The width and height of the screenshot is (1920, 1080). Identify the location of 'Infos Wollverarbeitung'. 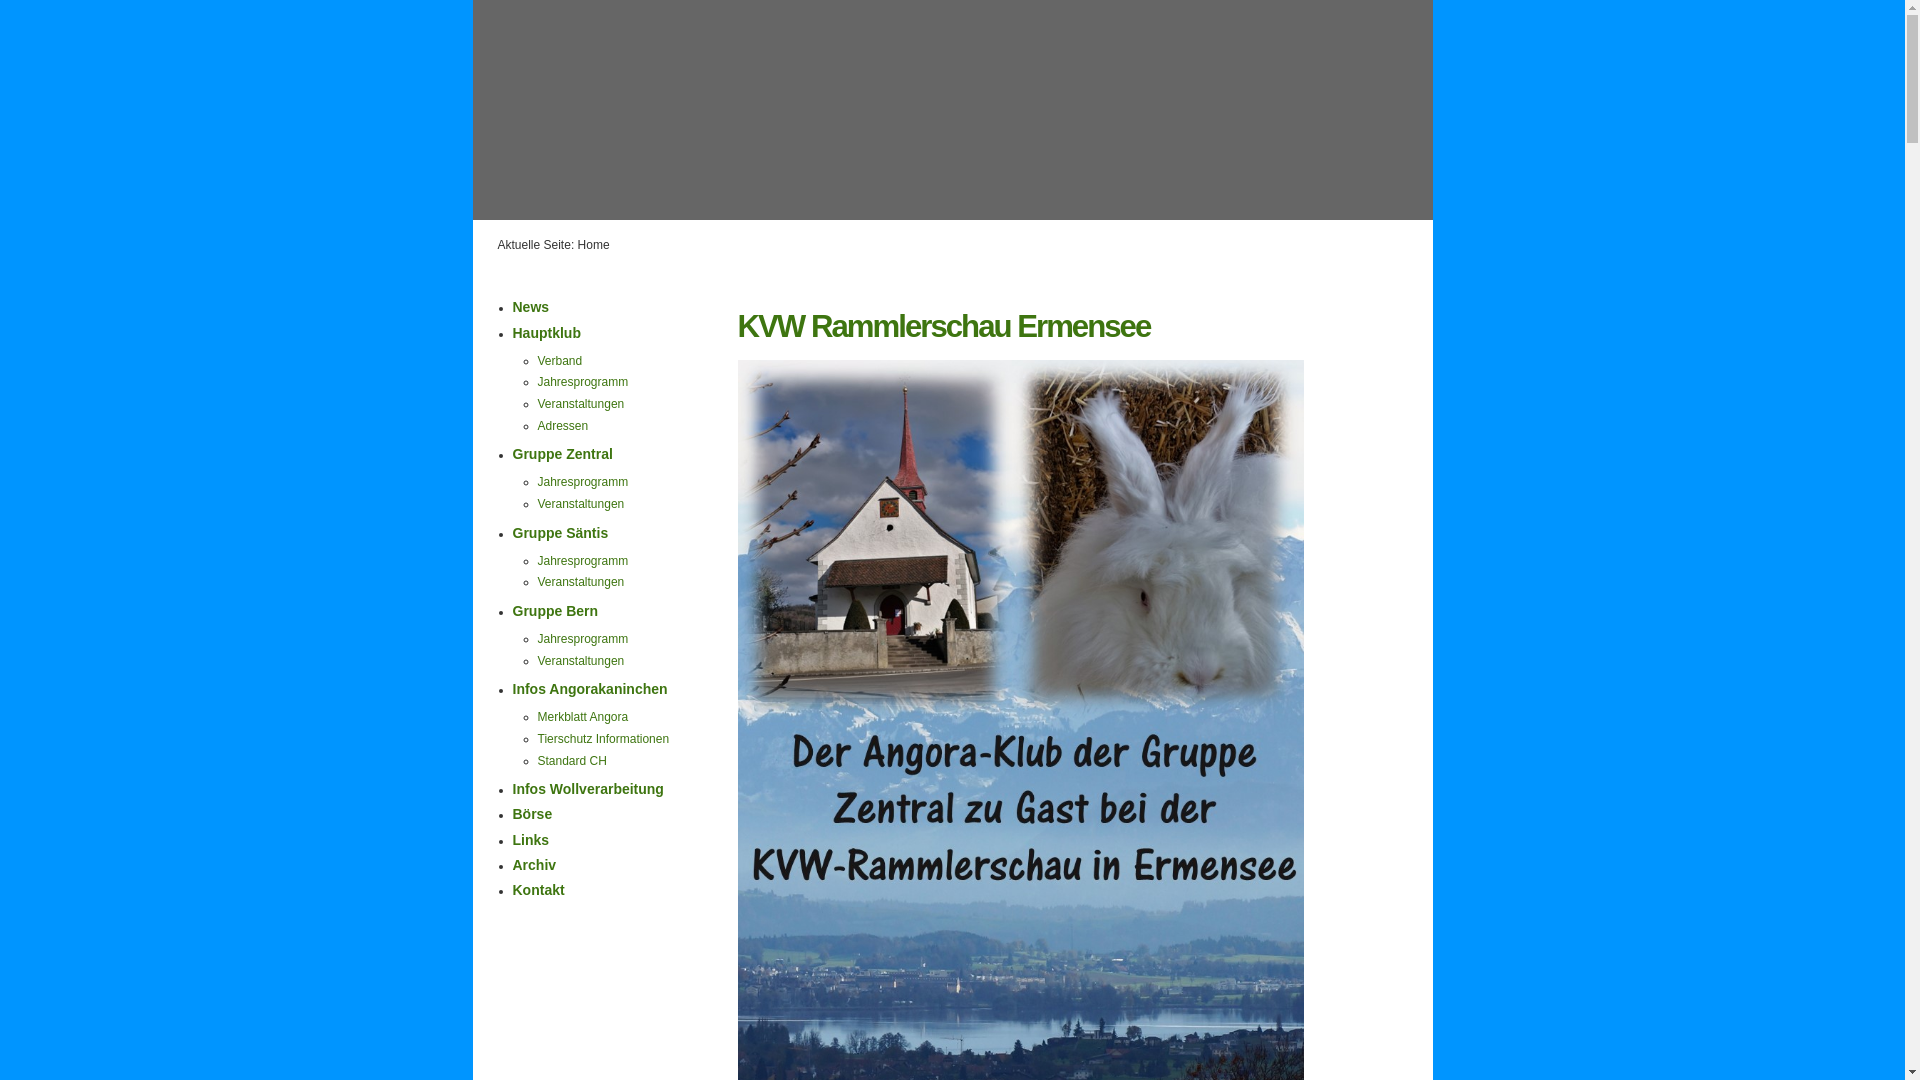
(586, 788).